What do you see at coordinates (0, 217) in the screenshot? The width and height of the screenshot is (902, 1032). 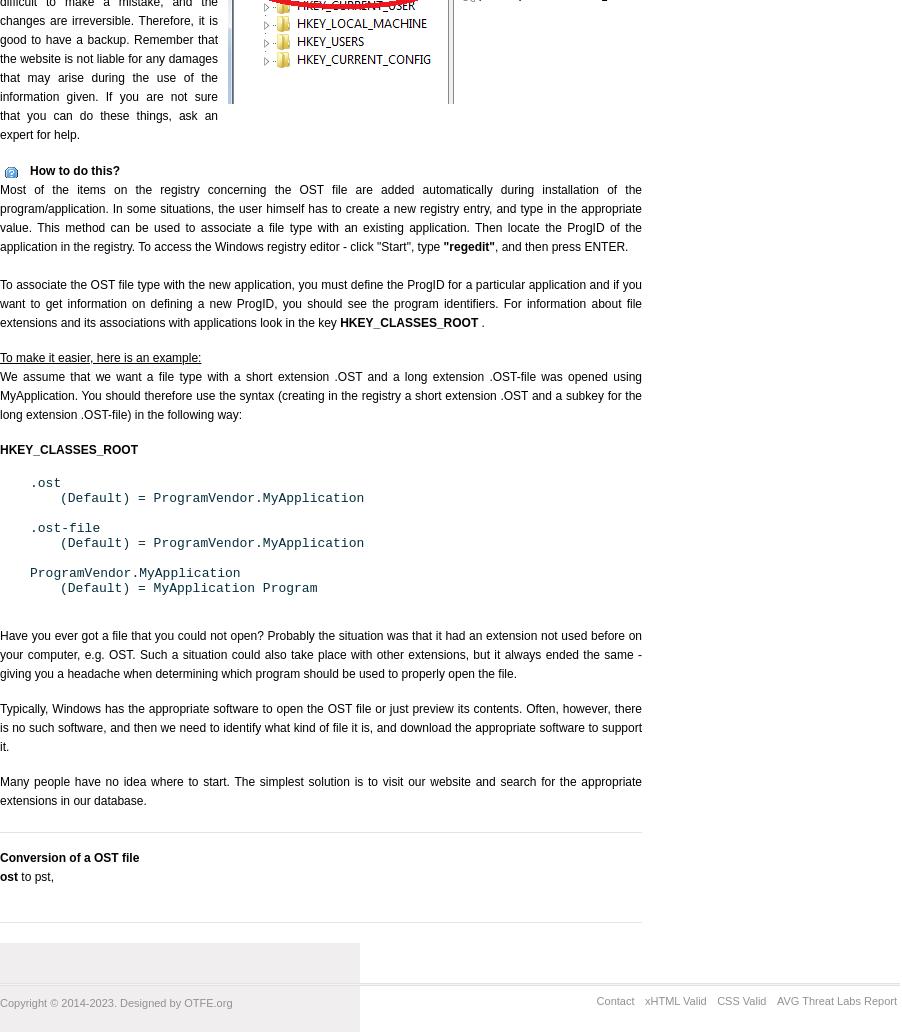 I see `'Most of the items on the registry concerning the OST file are added automatically during installation of the program/application. In some situations, the user himself has to create a new registry entry, and type in the appropriate value. This method can be used to associate a file type with an existing application. Then locate the ProgID of the application in the registry. To access the Windows registry editor - click "Start", type'` at bounding box center [0, 217].